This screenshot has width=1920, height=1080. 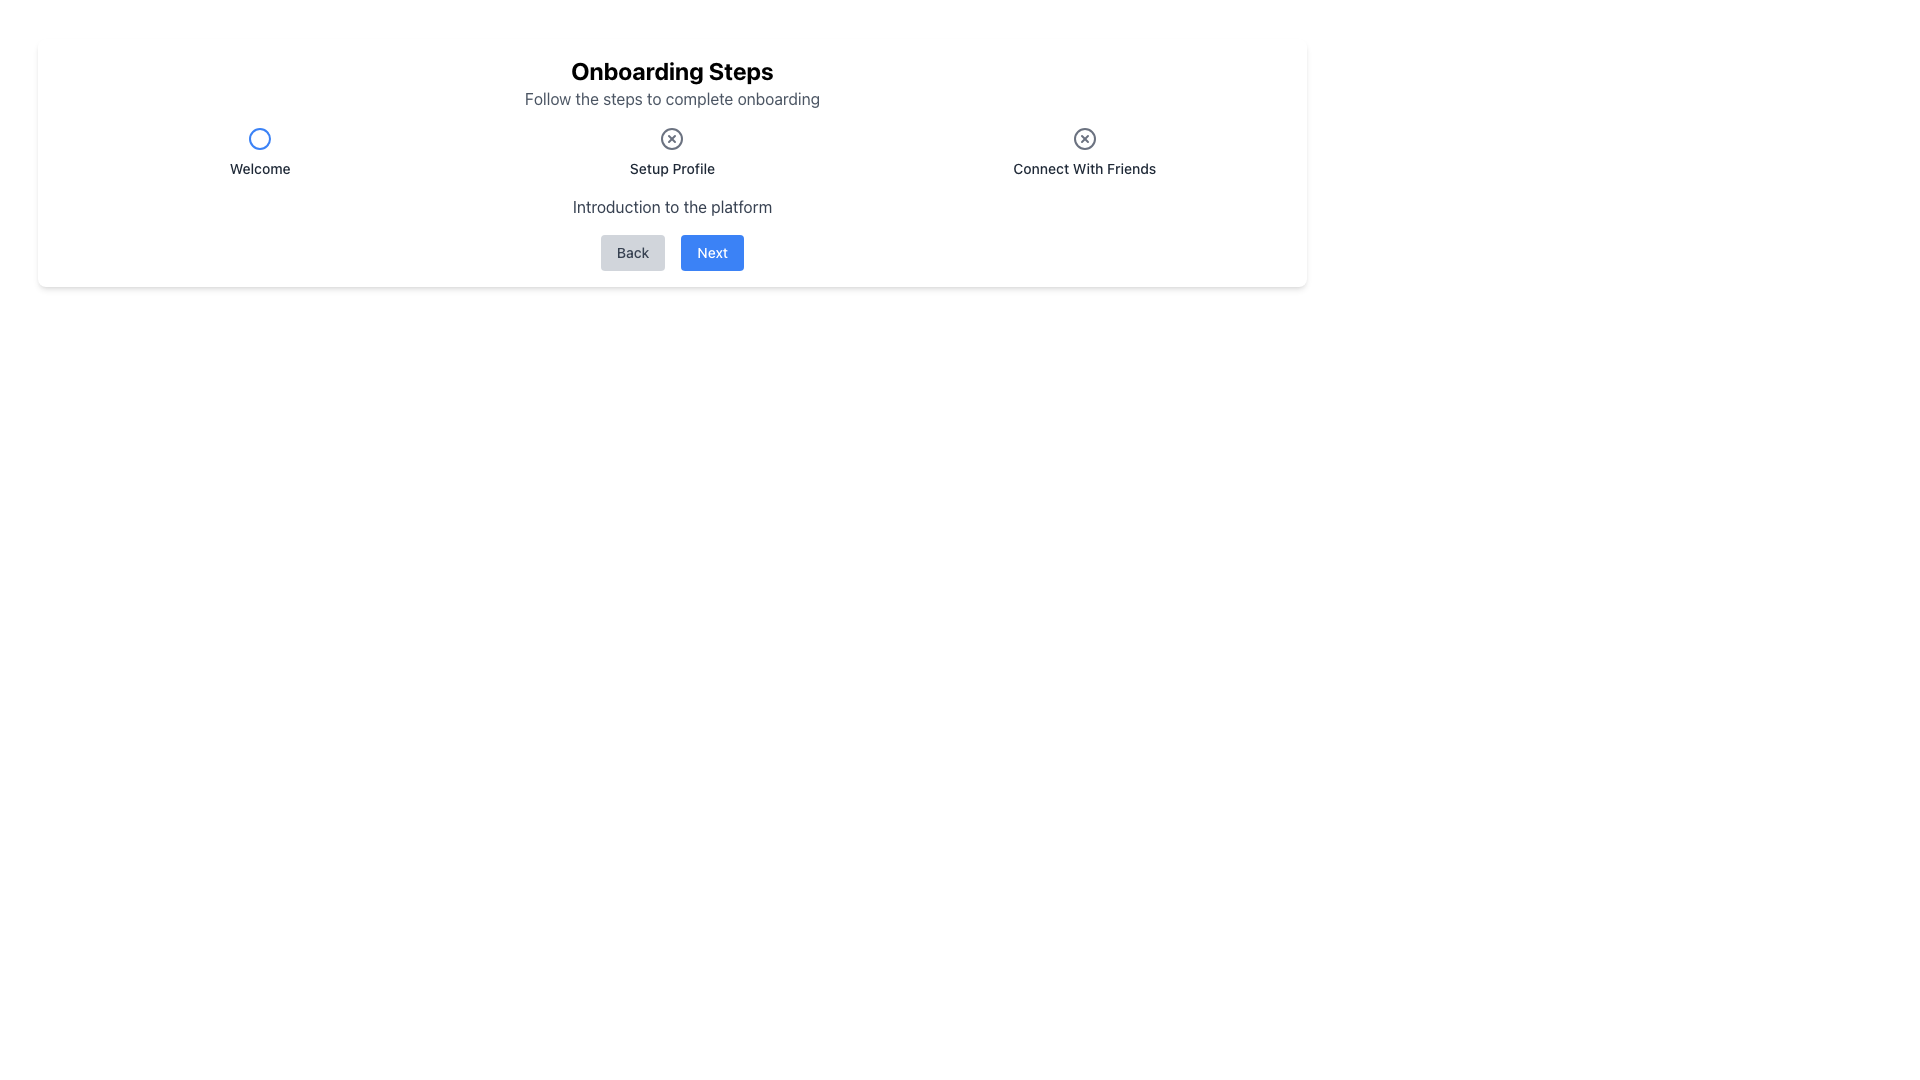 What do you see at coordinates (1083, 137) in the screenshot?
I see `the circular icon with a cross sign, which is located in the upper right section of the onboarding step card next to 'Connect With Friends'` at bounding box center [1083, 137].